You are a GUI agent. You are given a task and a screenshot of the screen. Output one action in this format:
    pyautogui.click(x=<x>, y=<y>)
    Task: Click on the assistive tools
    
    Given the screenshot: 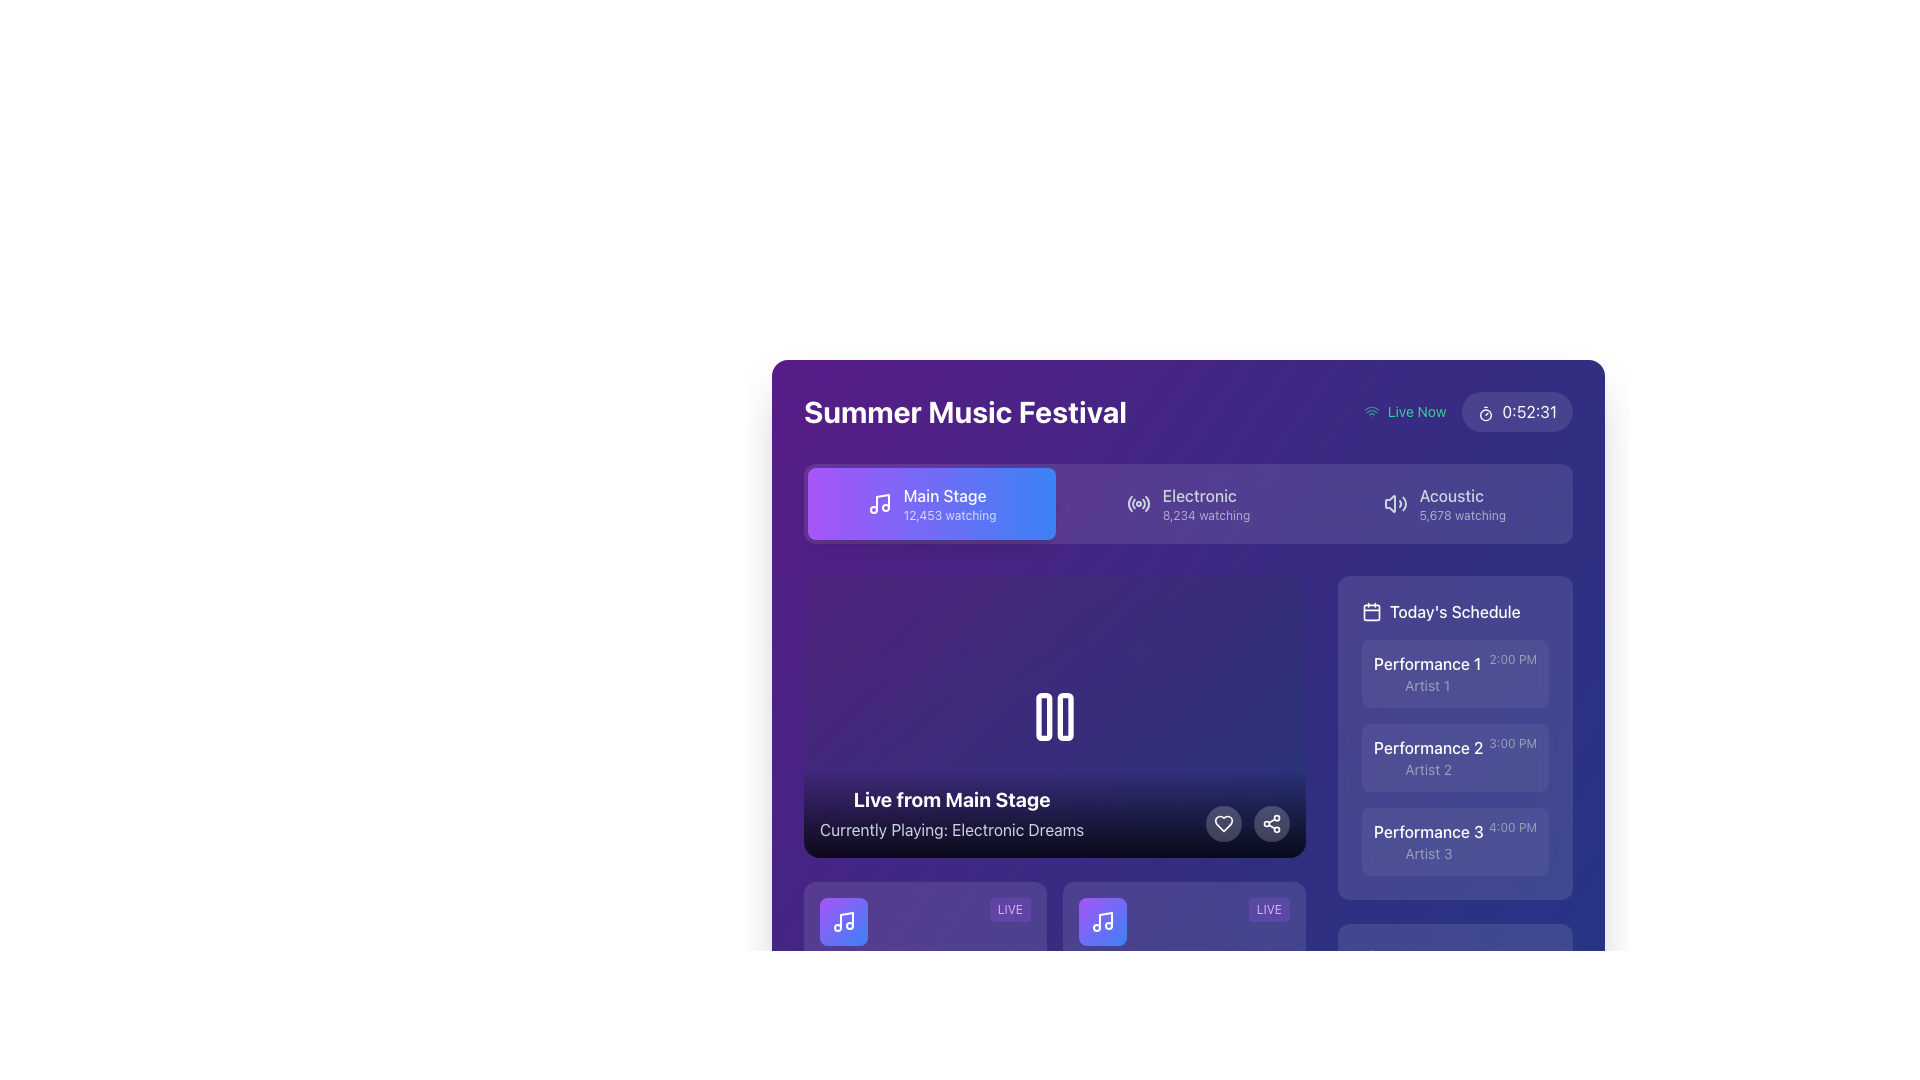 What is the action you would take?
    pyautogui.click(x=1205, y=515)
    